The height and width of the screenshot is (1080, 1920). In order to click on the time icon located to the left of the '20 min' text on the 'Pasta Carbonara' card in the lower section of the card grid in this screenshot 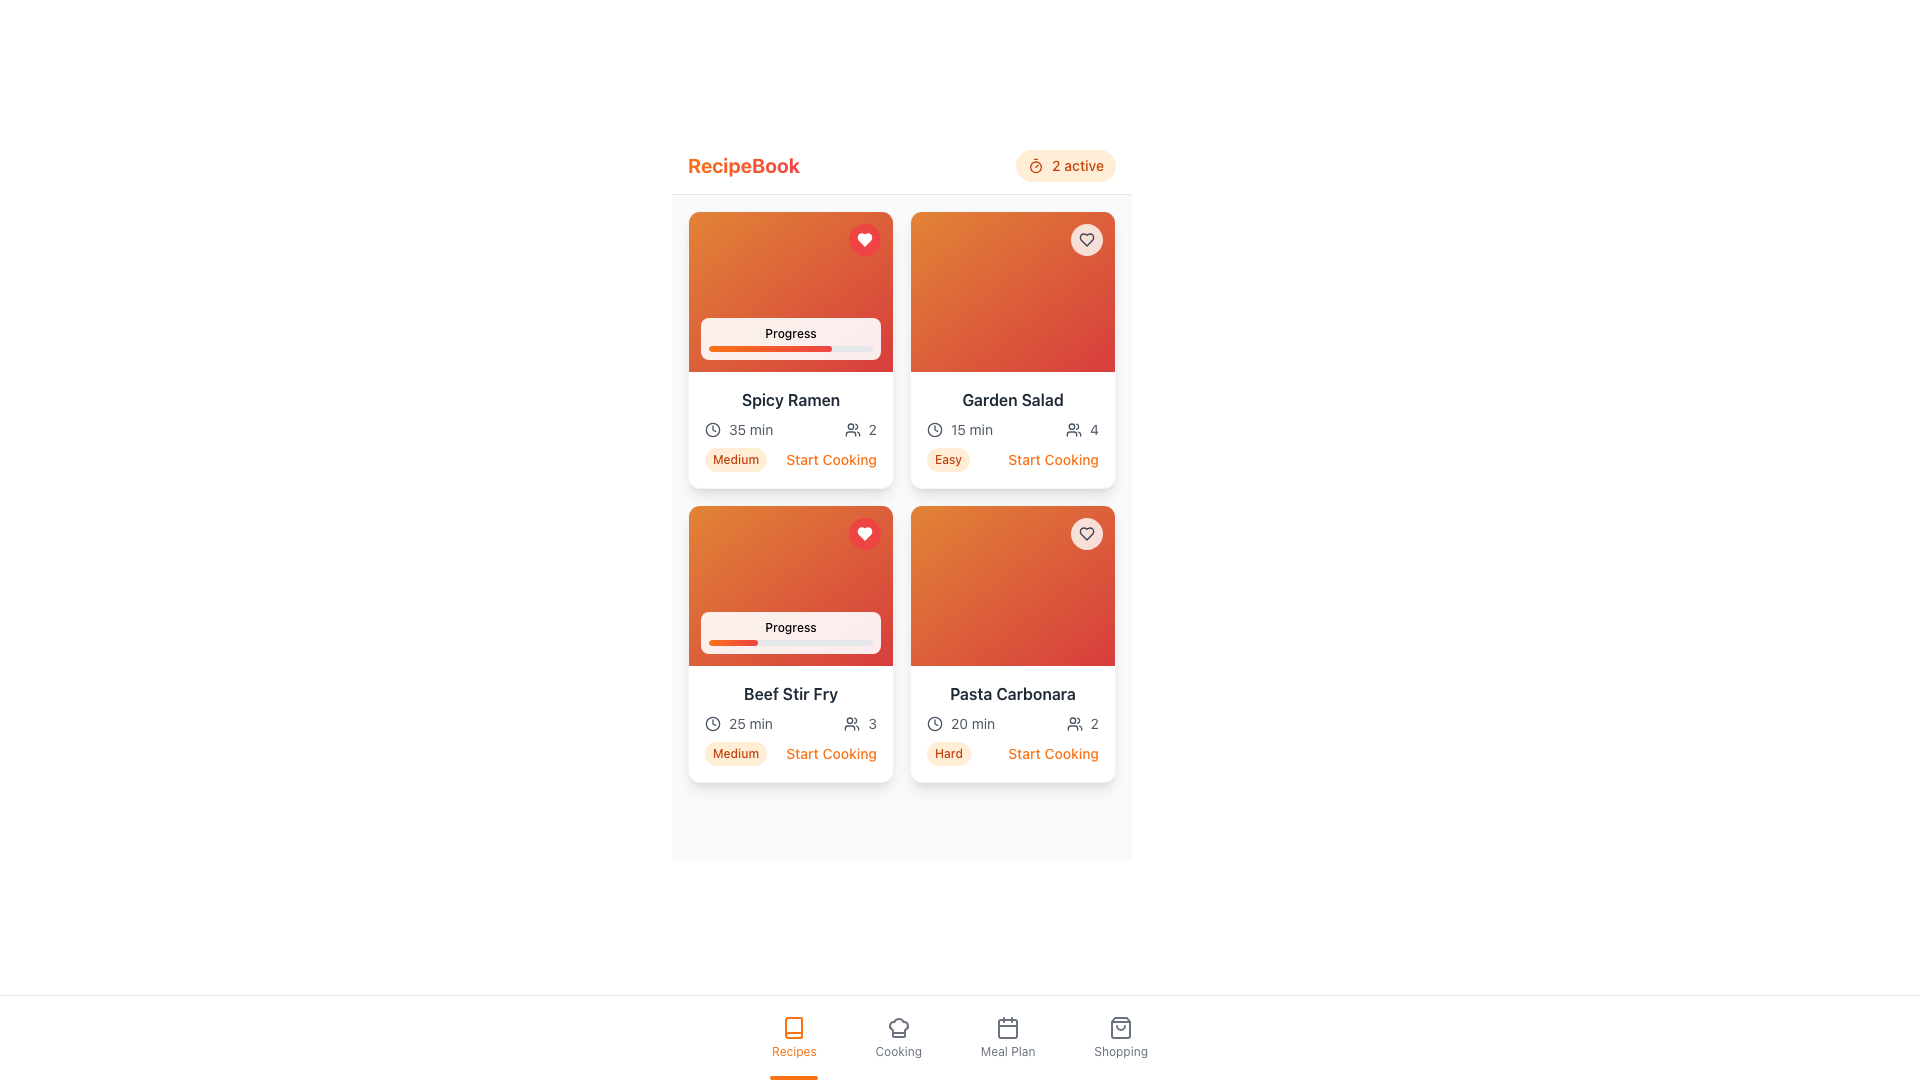, I will do `click(934, 724)`.